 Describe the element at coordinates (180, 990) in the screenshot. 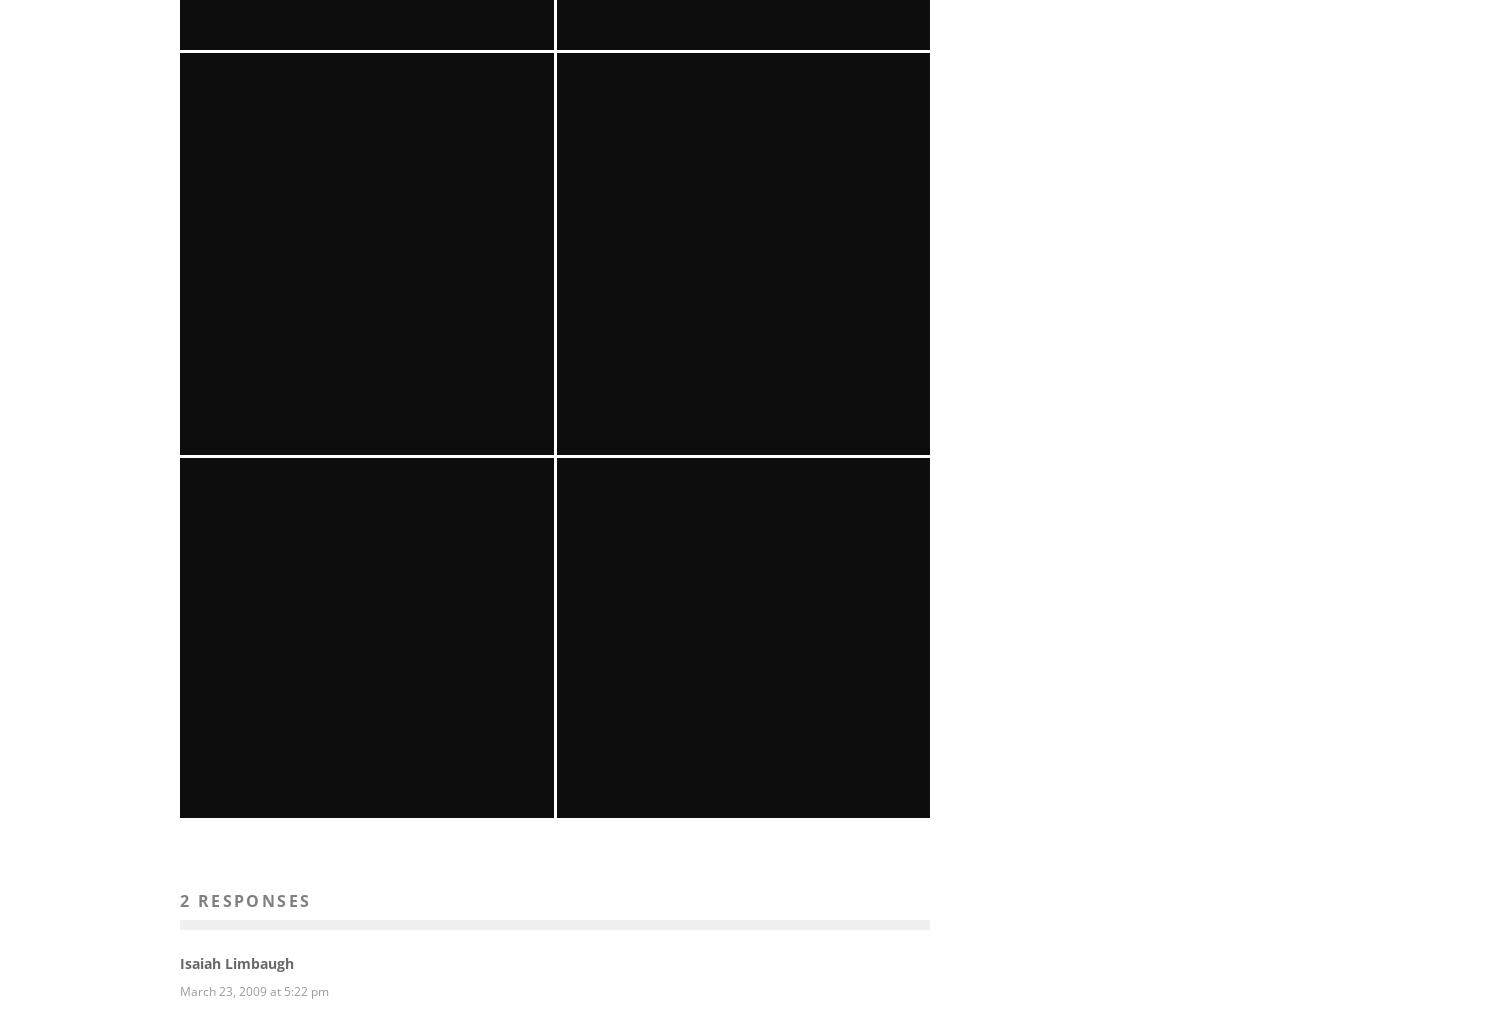

I see `'March 23, 2009 at 5:22 pm'` at that location.